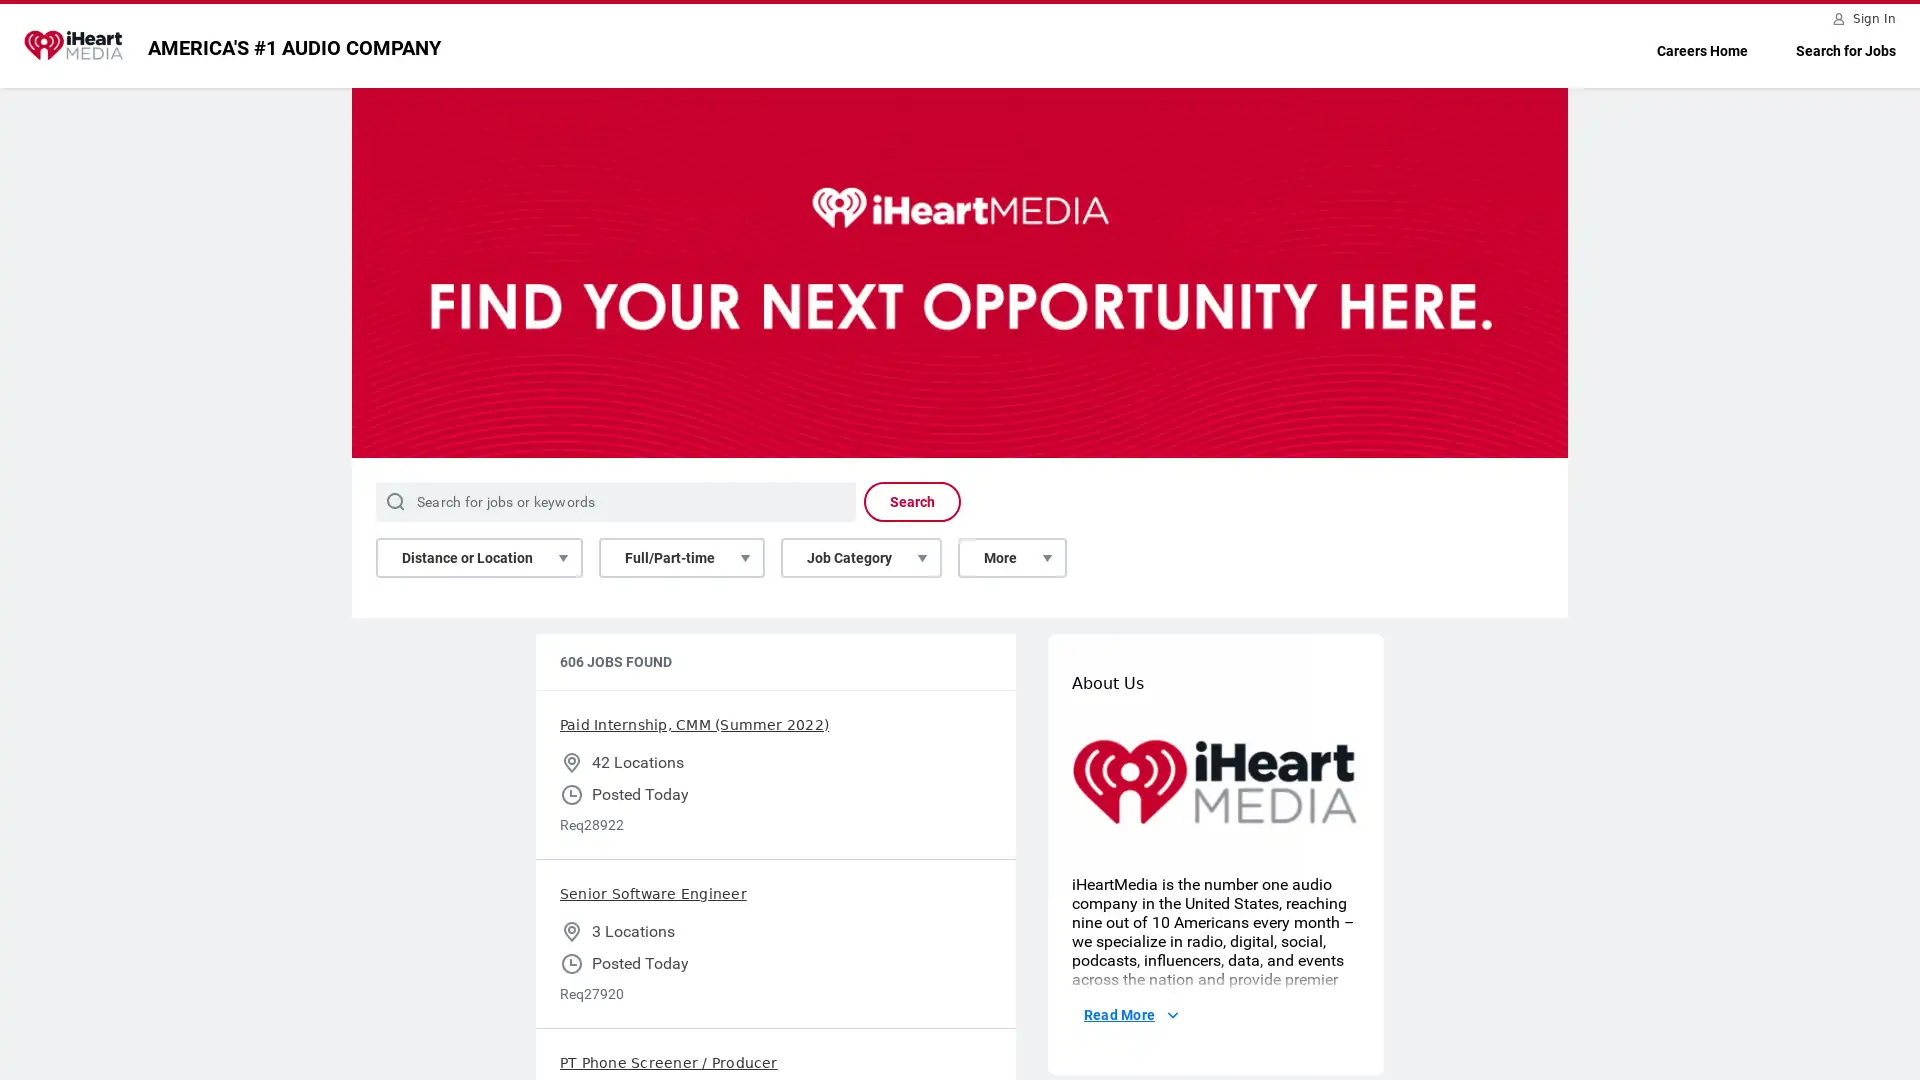 The image size is (1920, 1080). Describe the element at coordinates (478, 558) in the screenshot. I see `Distance or Location` at that location.